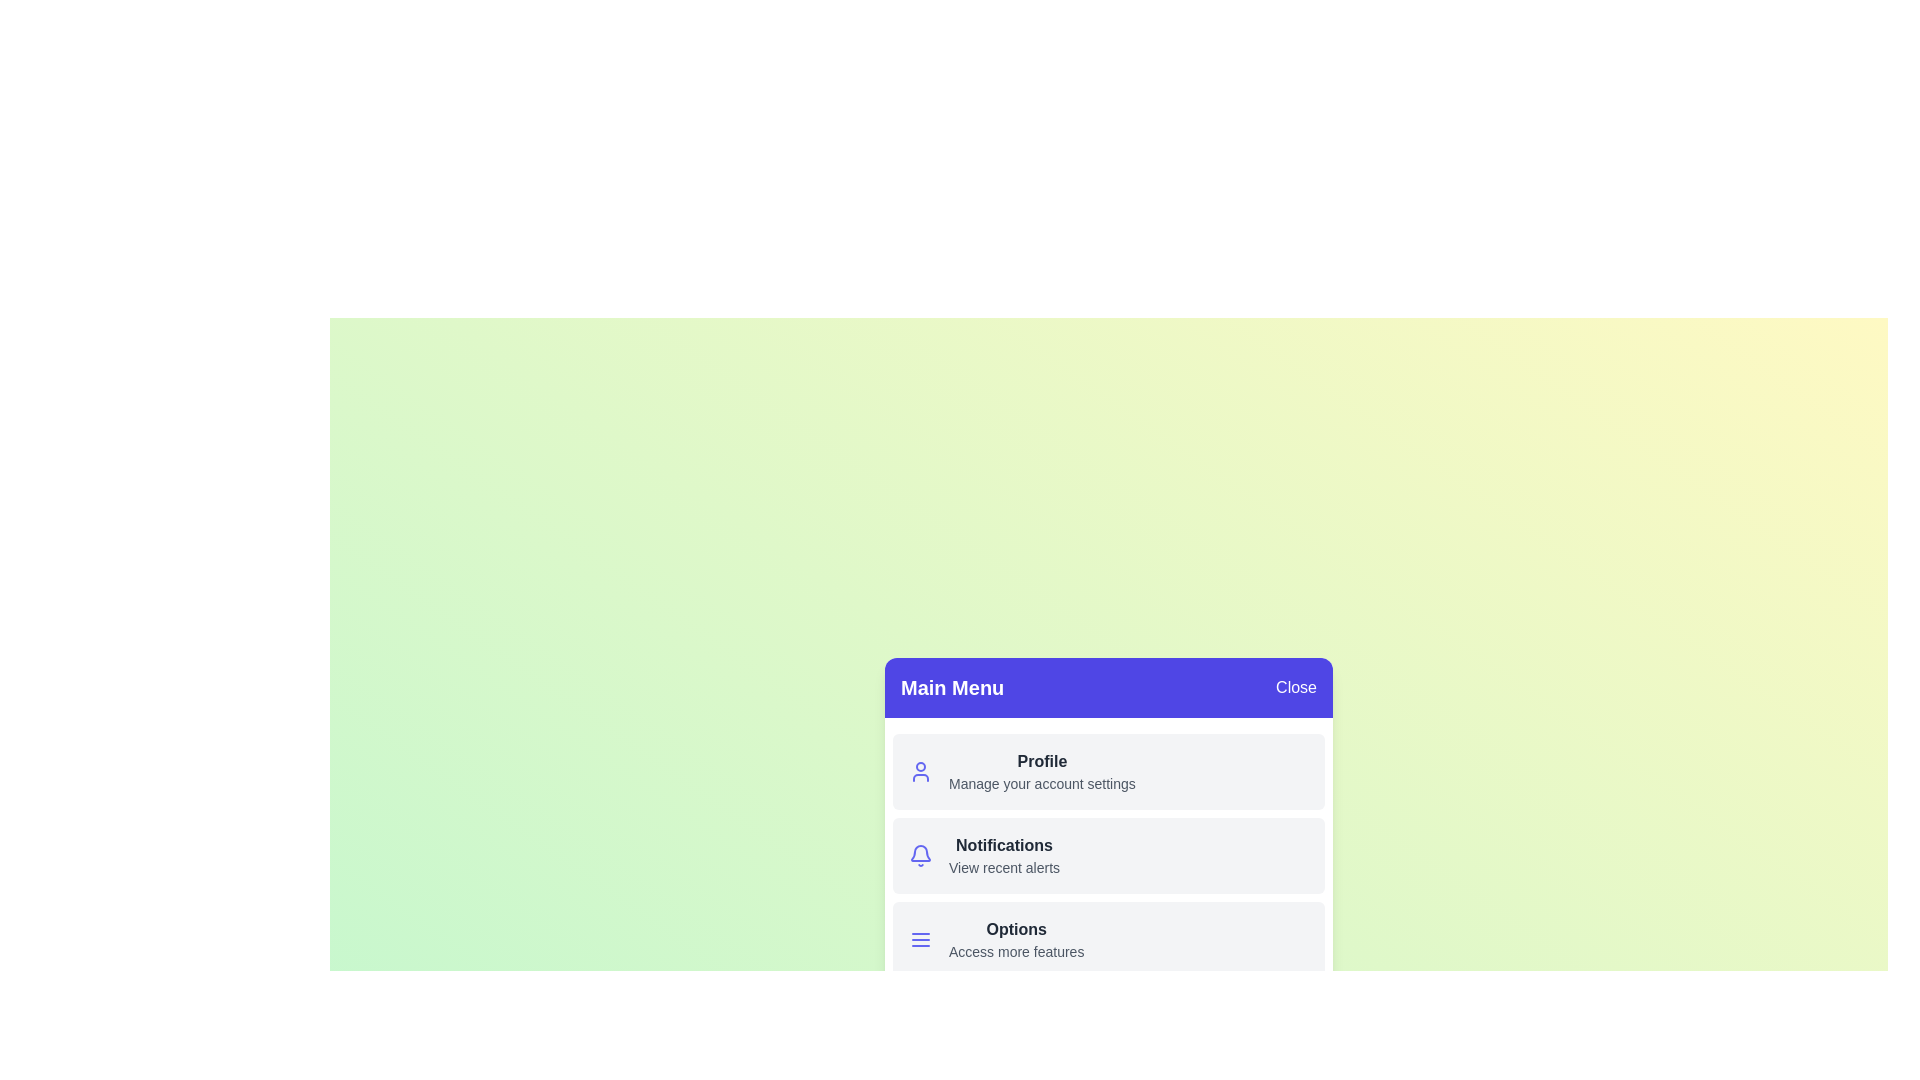 The height and width of the screenshot is (1080, 1920). What do you see at coordinates (1107, 940) in the screenshot?
I see `the menu item labeled 'Options' to observe its hover effect` at bounding box center [1107, 940].